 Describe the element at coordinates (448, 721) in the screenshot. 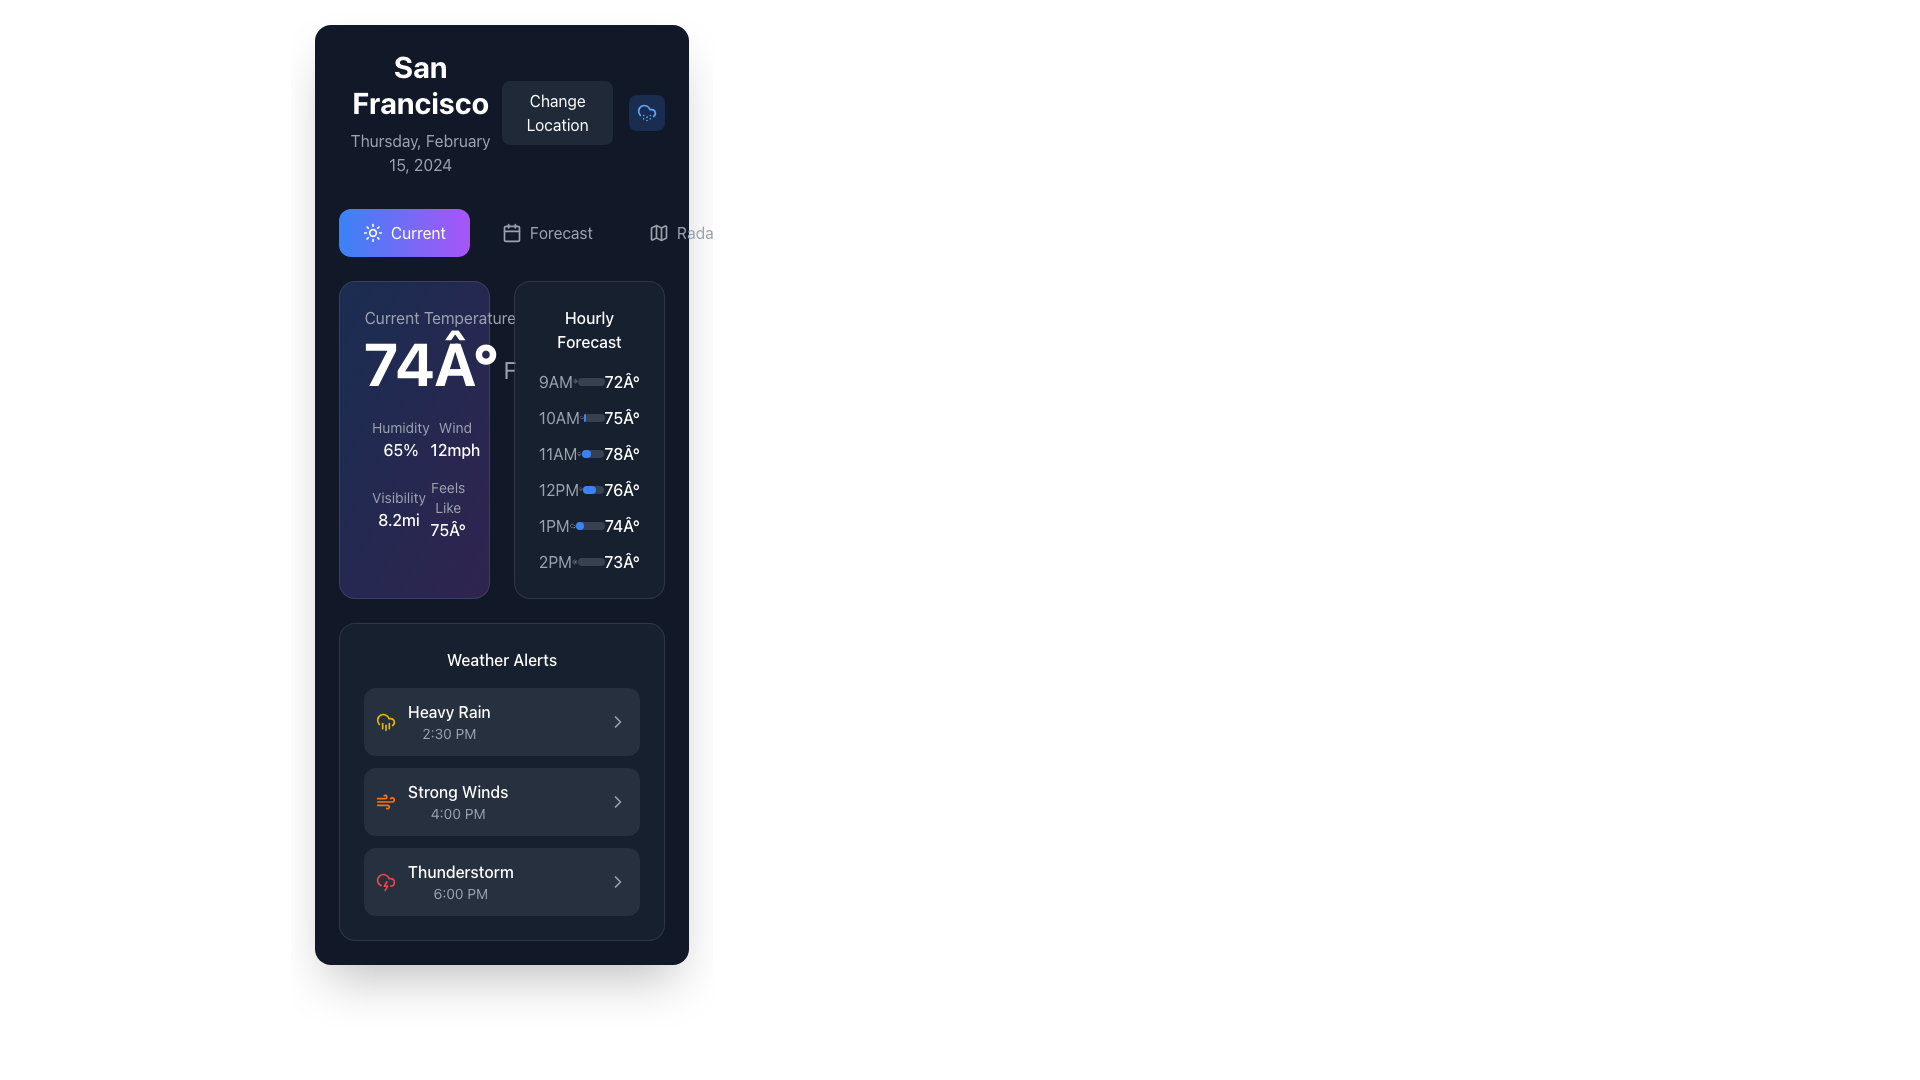

I see `the 'Heavy Rain' weather alert label located in the 'Weather Alerts' section, which indicates a weather alert with the time '2:30 PM'` at that location.